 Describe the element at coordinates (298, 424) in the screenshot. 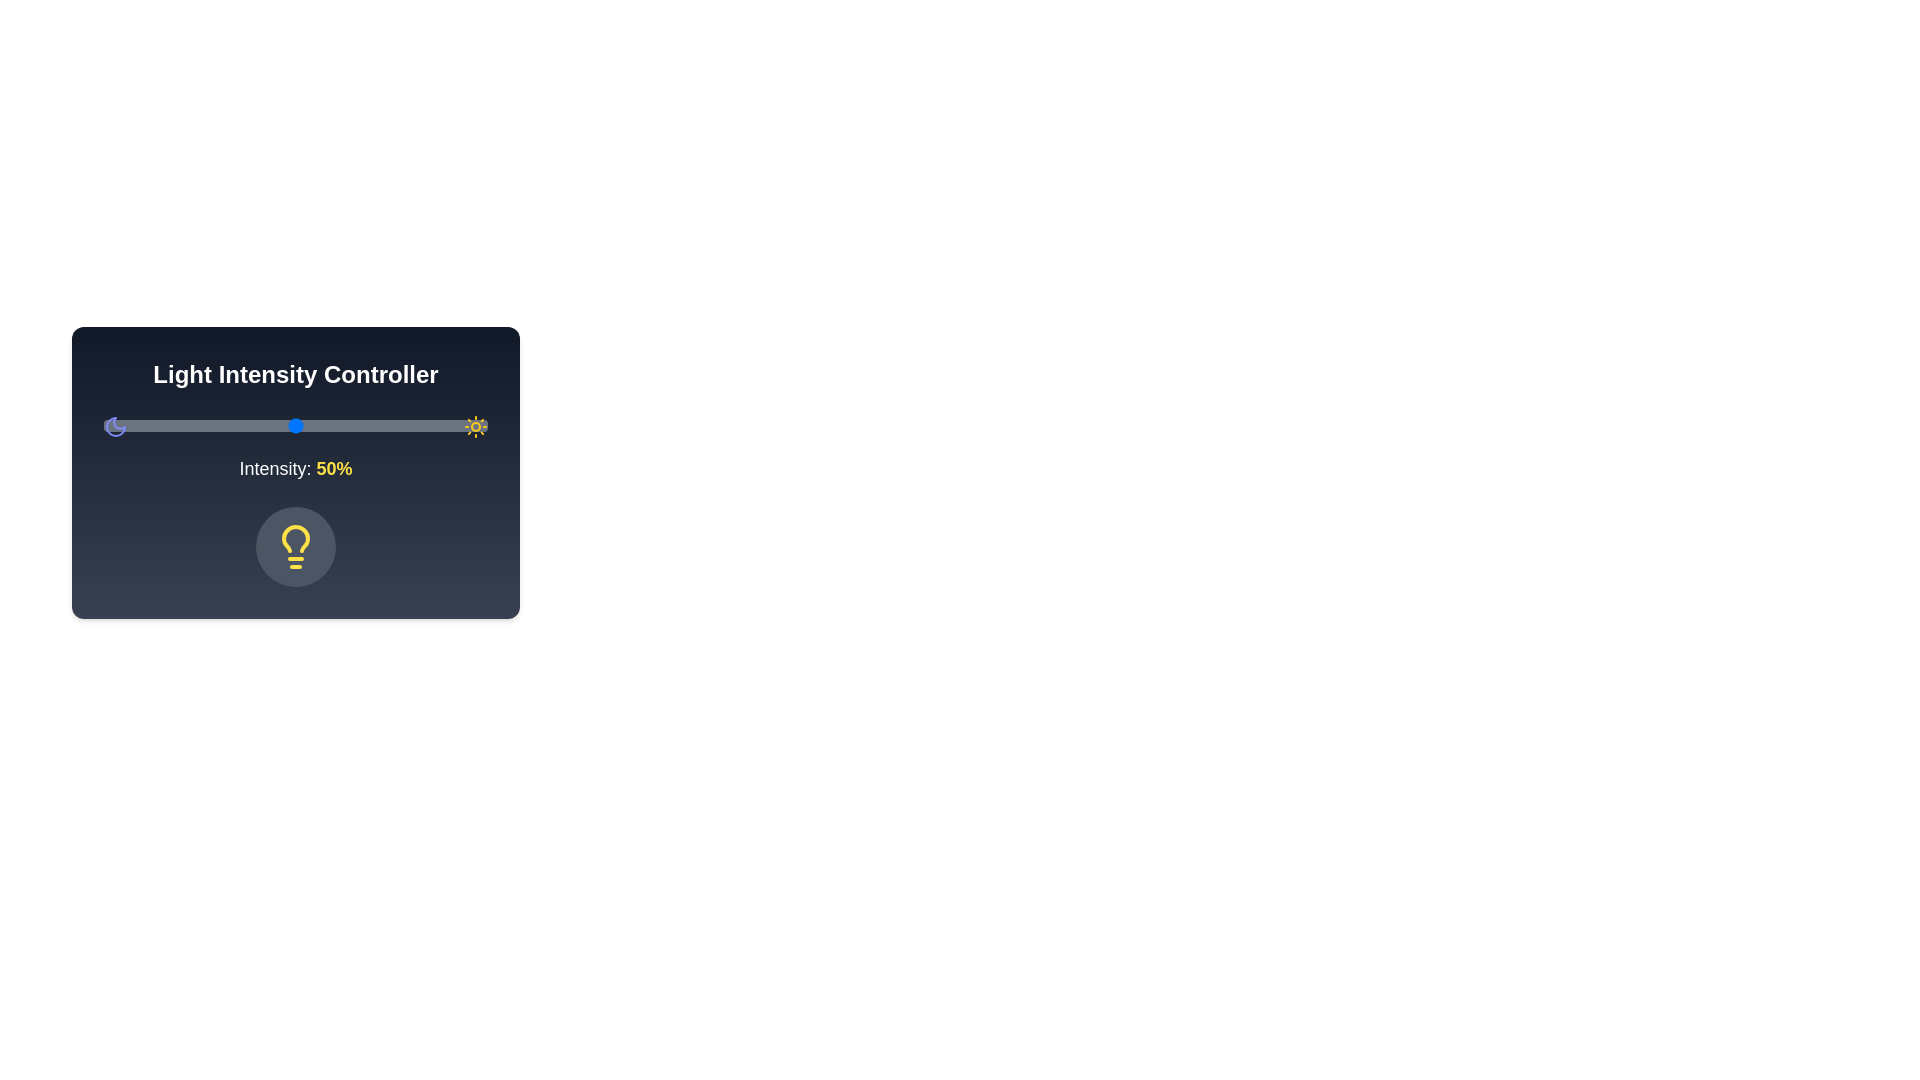

I see `the light intensity to 51% by moving the slider` at that location.